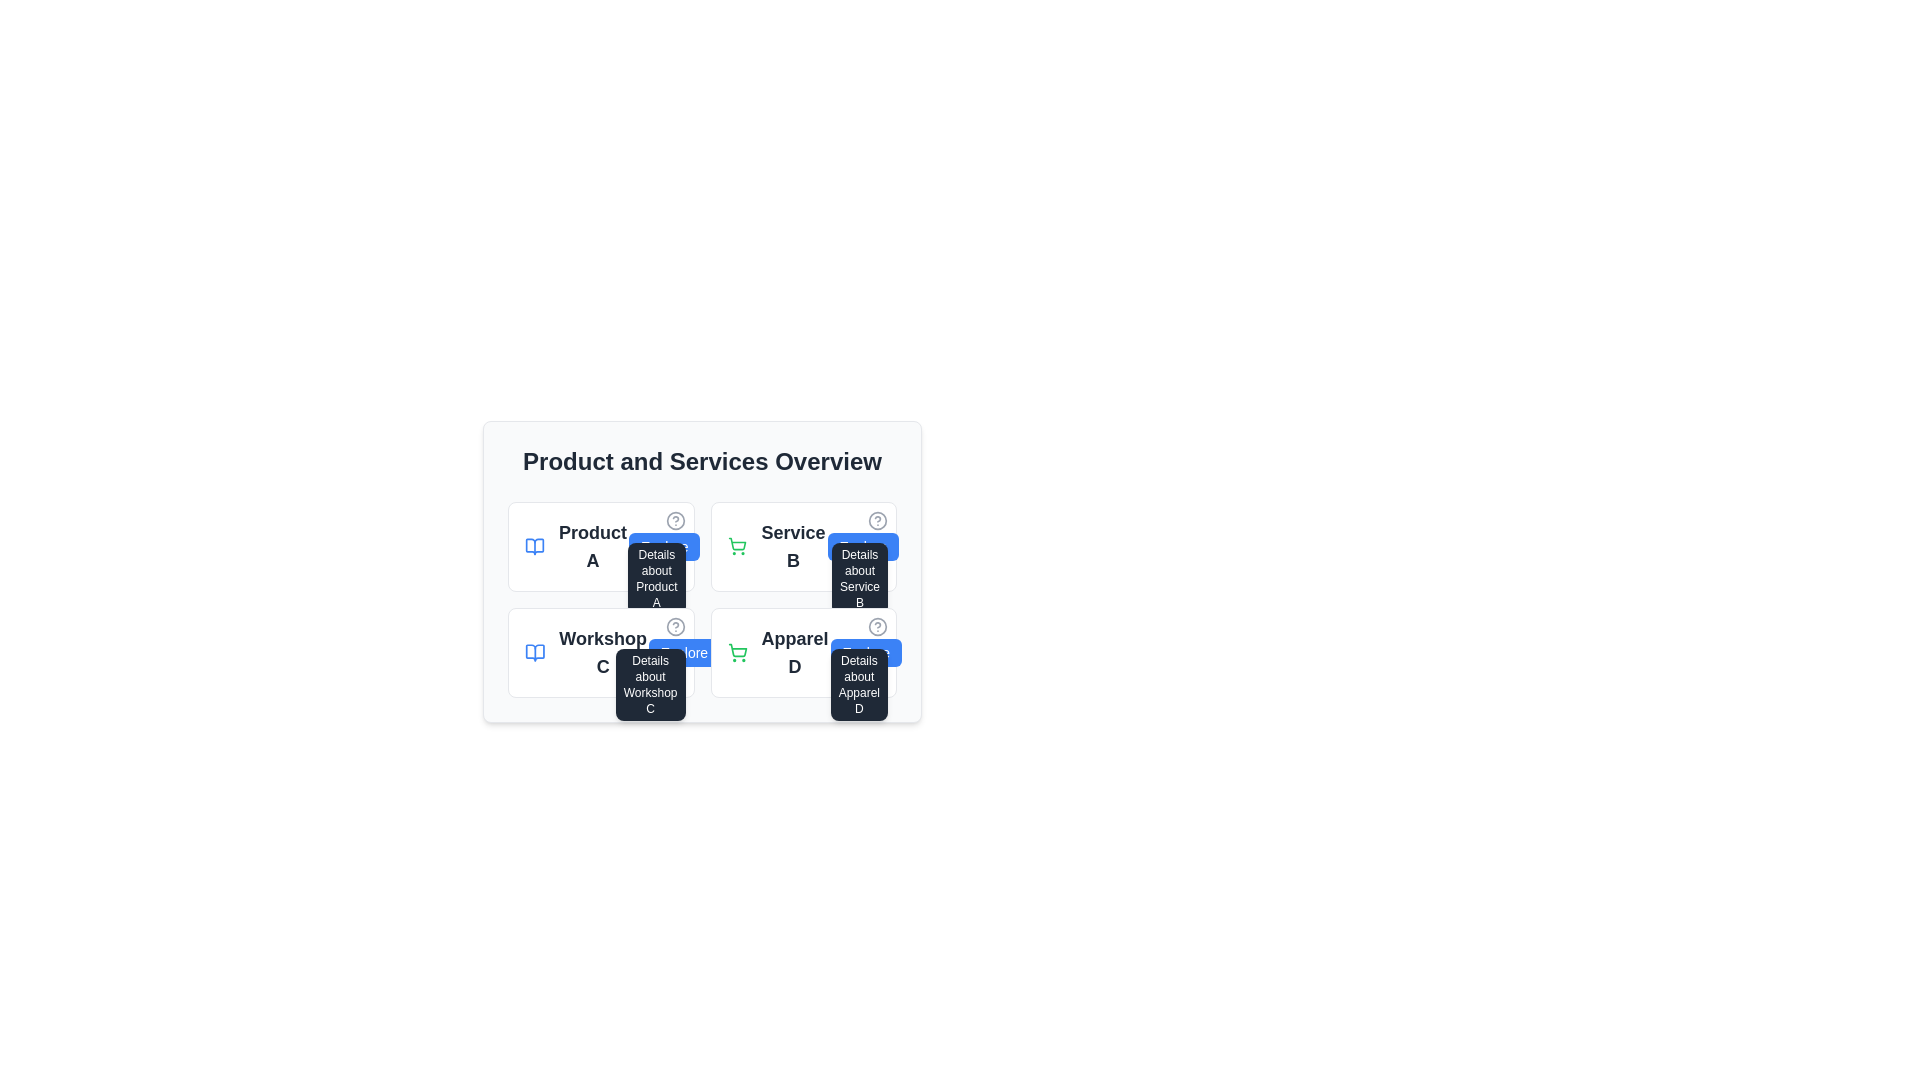 Image resolution: width=1920 pixels, height=1080 pixels. I want to click on the Text Label that identifies 'Workshop C', located in the bottom-left quadrant of the 'Product and Services Overview' section, specifically the second item in the first column of a four-cell grid layout, so click(602, 652).